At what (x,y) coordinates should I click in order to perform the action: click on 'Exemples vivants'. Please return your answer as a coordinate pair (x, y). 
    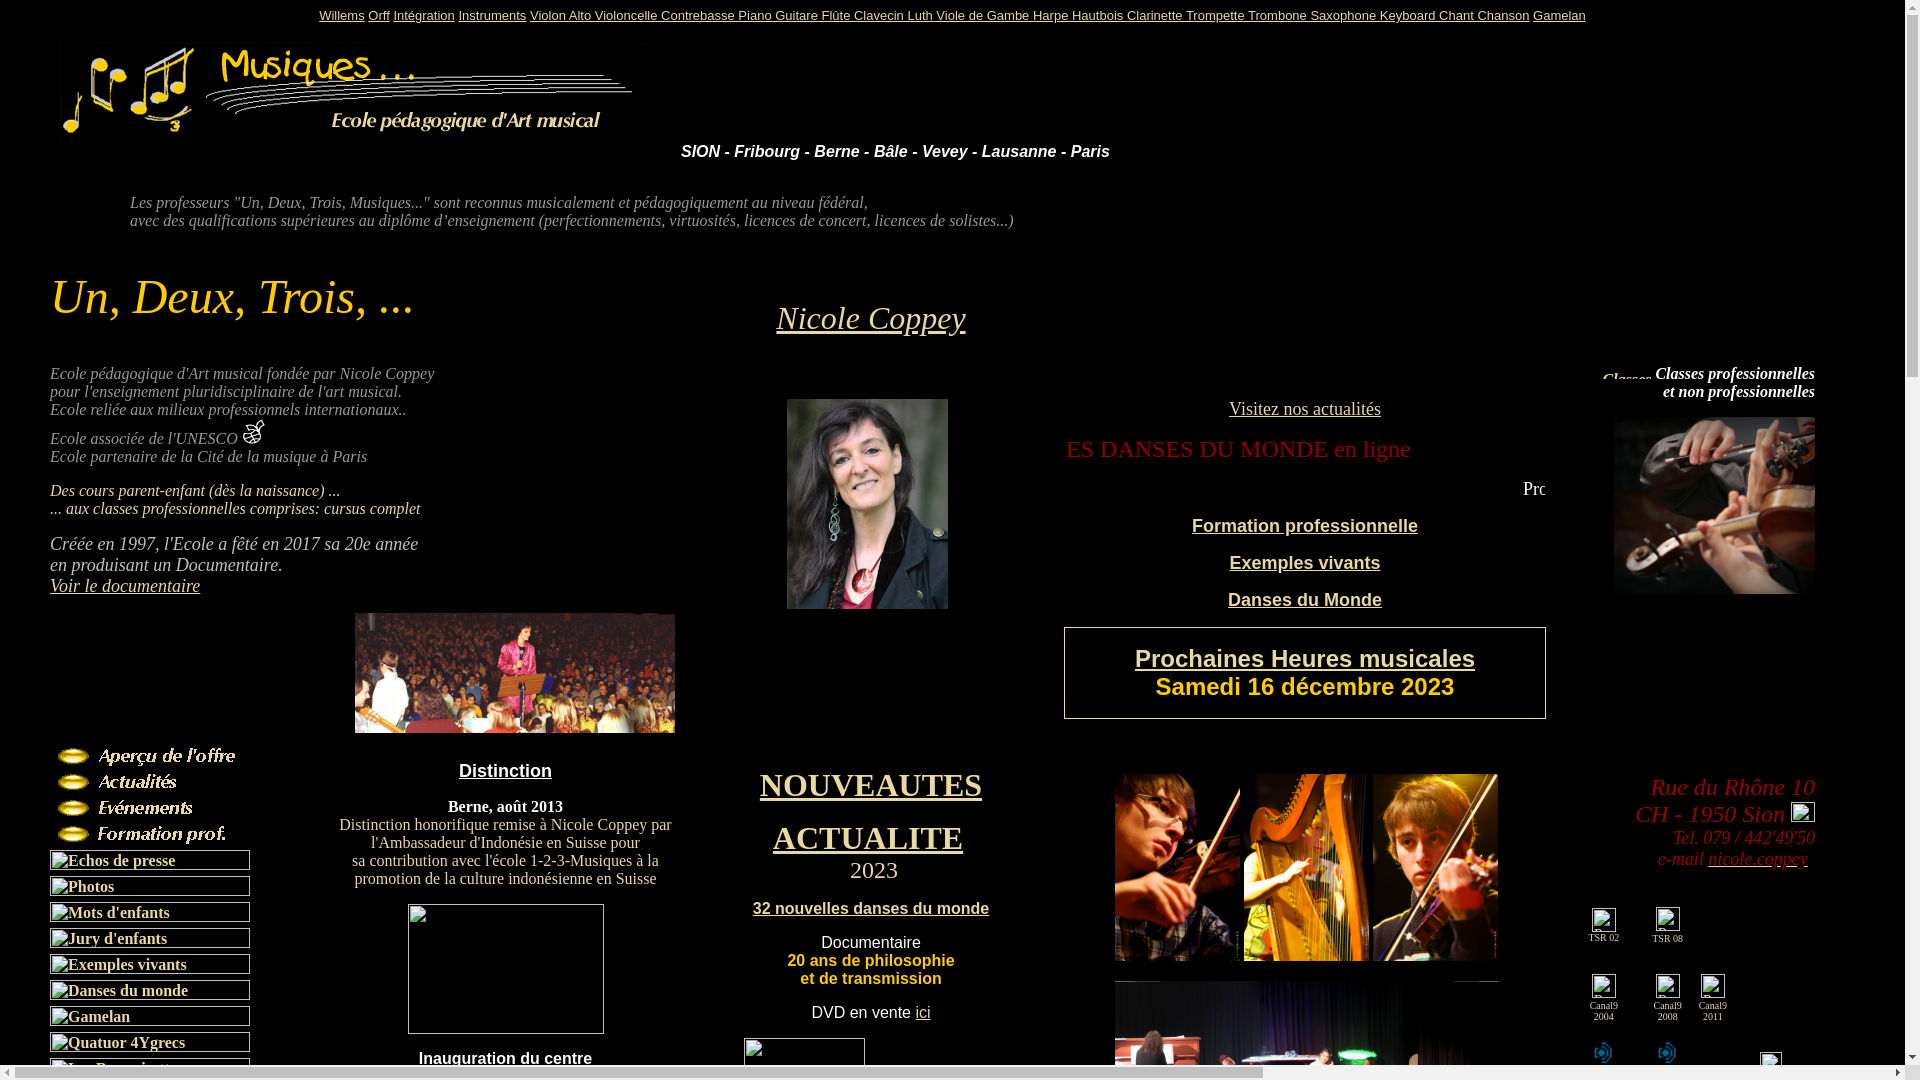
    Looking at the image, I should click on (1304, 563).